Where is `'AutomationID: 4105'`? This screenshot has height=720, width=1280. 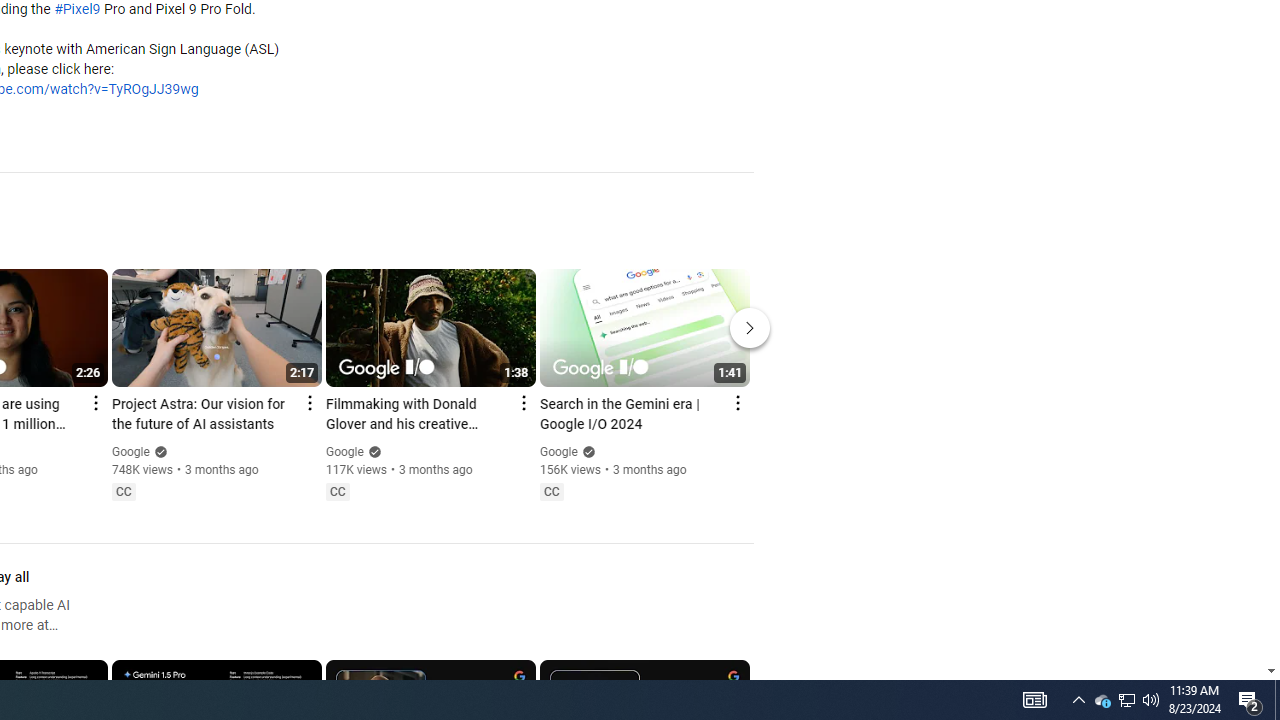
'AutomationID: 4105' is located at coordinates (1034, 698).